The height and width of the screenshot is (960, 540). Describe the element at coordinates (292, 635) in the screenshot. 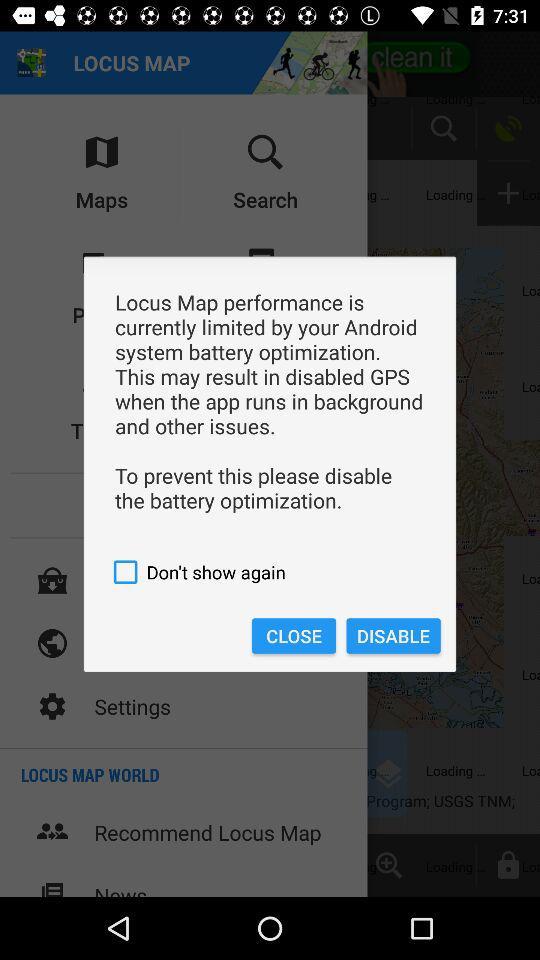

I see `the icon to the left of disable icon` at that location.